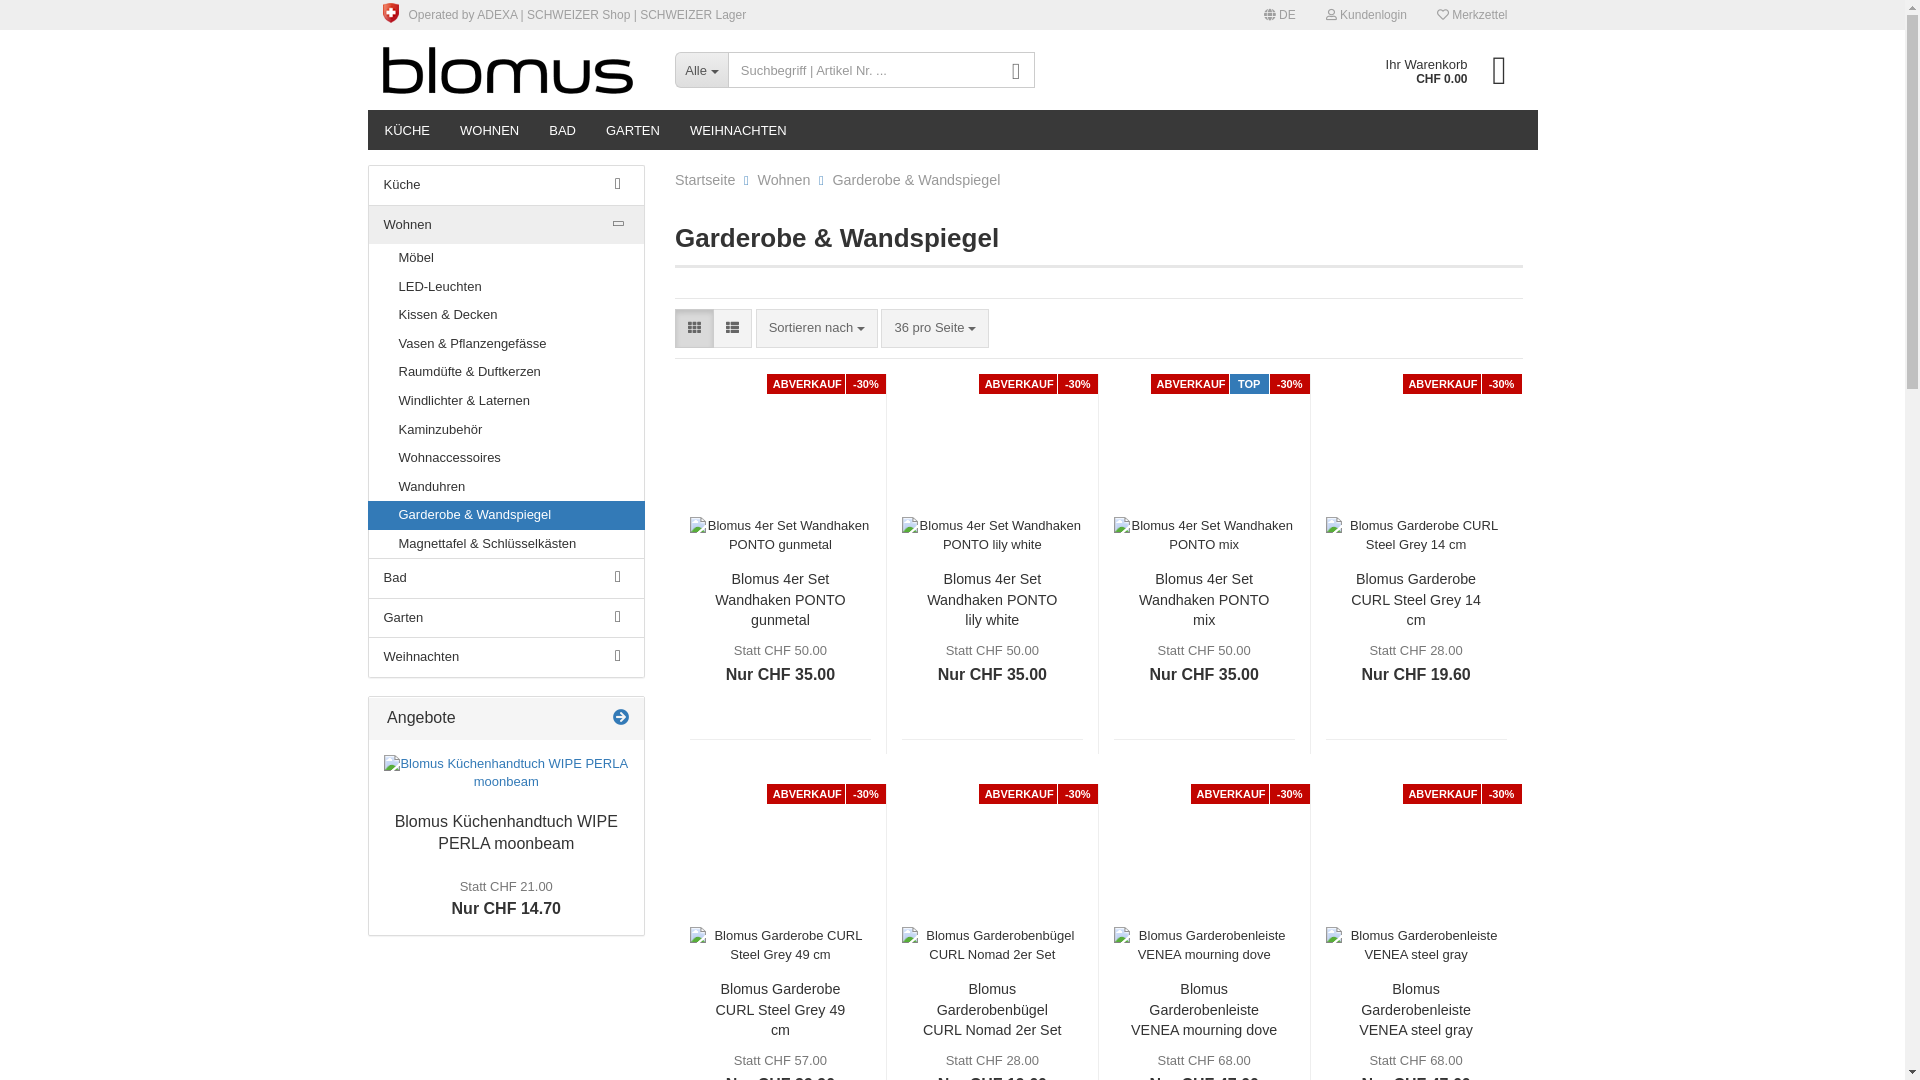 Image resolution: width=1920 pixels, height=1080 pixels. Describe the element at coordinates (368, 401) in the screenshot. I see `'Windlichter & Laternen'` at that location.